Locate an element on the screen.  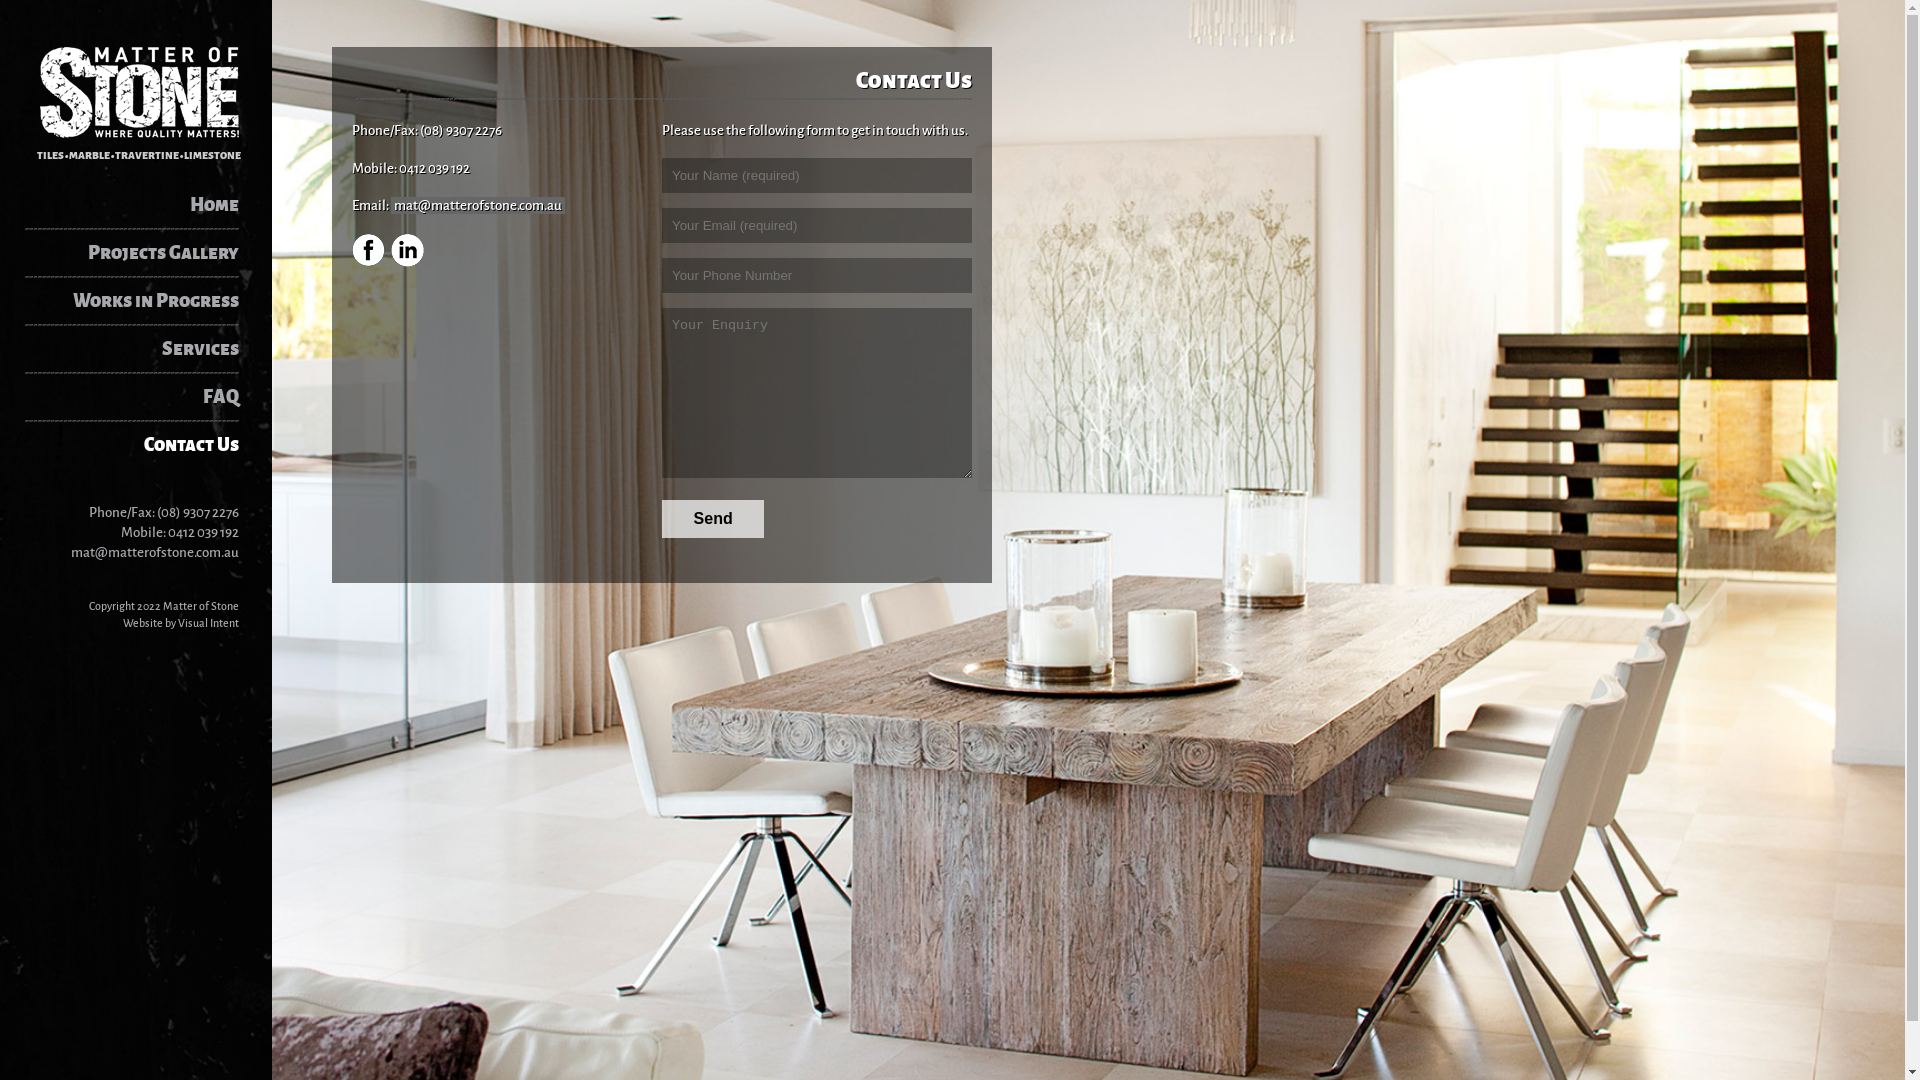
'Works in Progress' is located at coordinates (142, 300).